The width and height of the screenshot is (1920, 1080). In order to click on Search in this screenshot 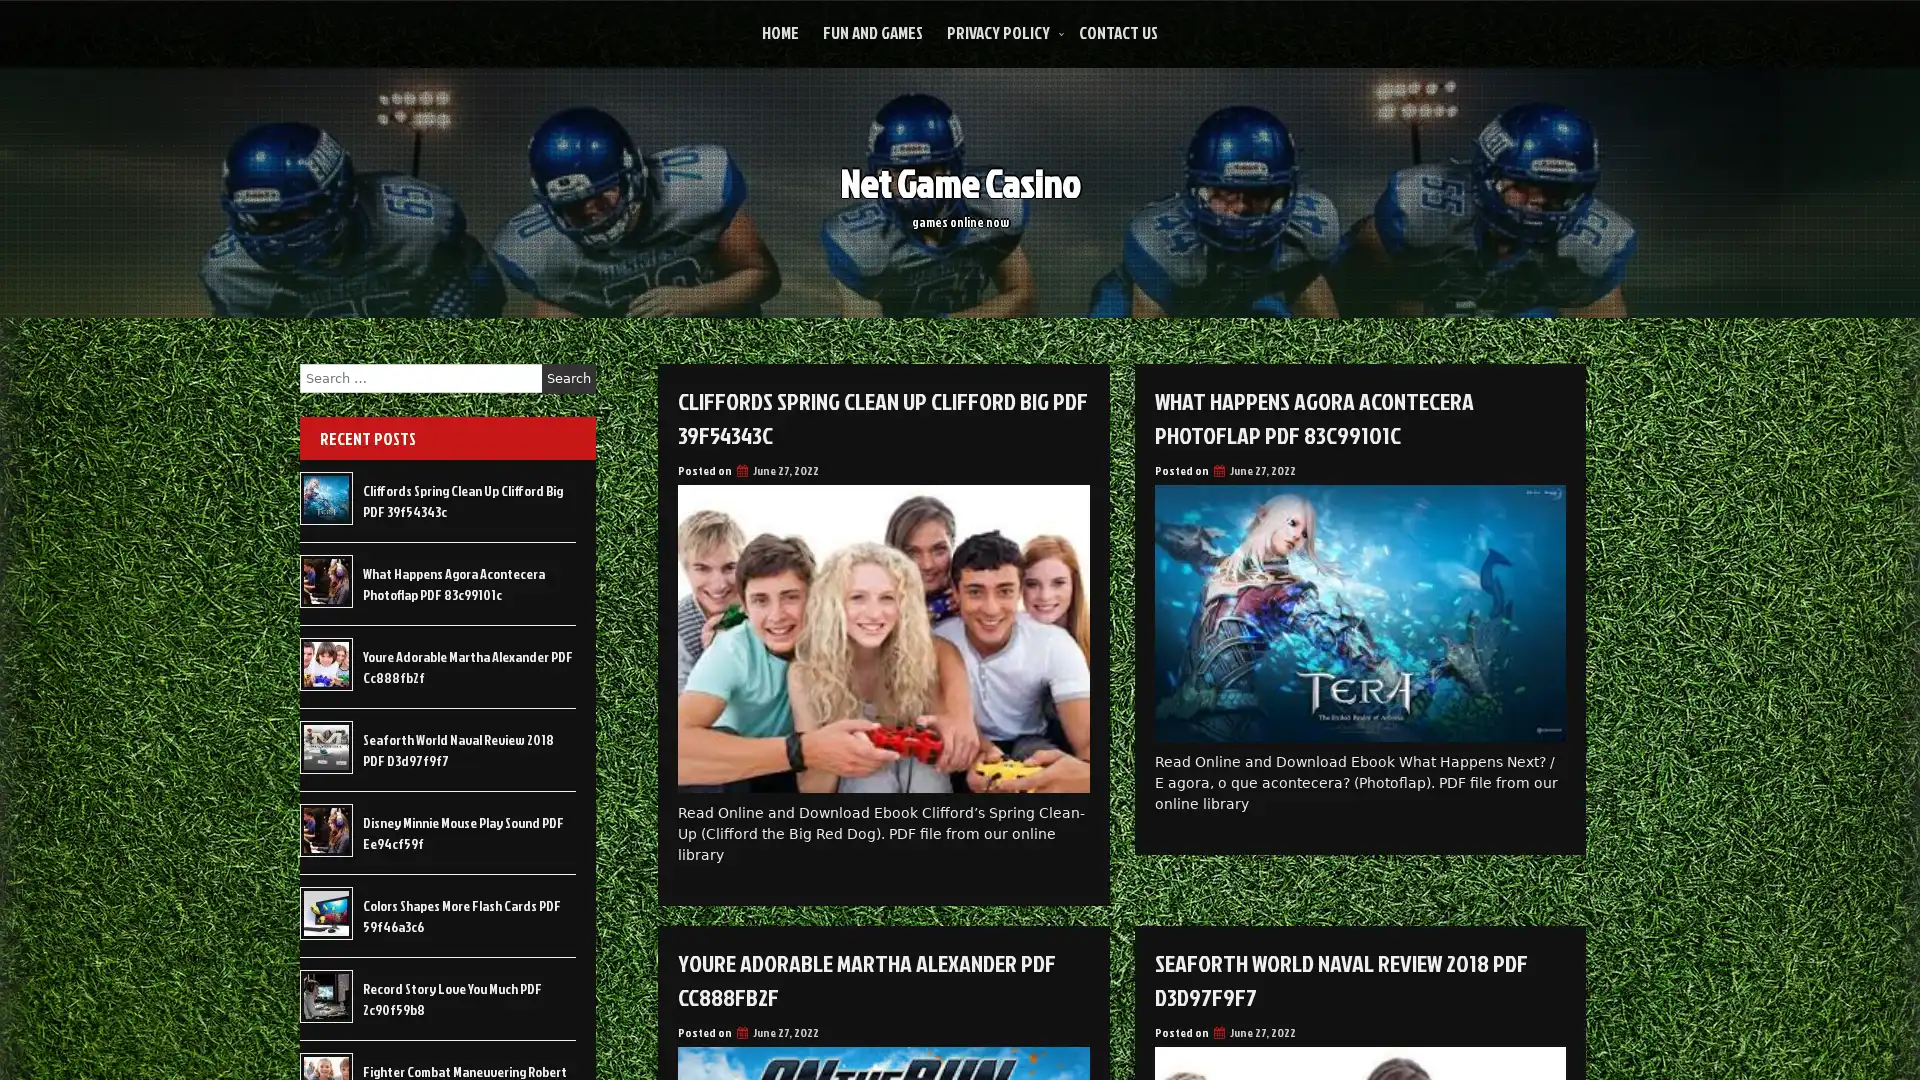, I will do `click(568, 378)`.